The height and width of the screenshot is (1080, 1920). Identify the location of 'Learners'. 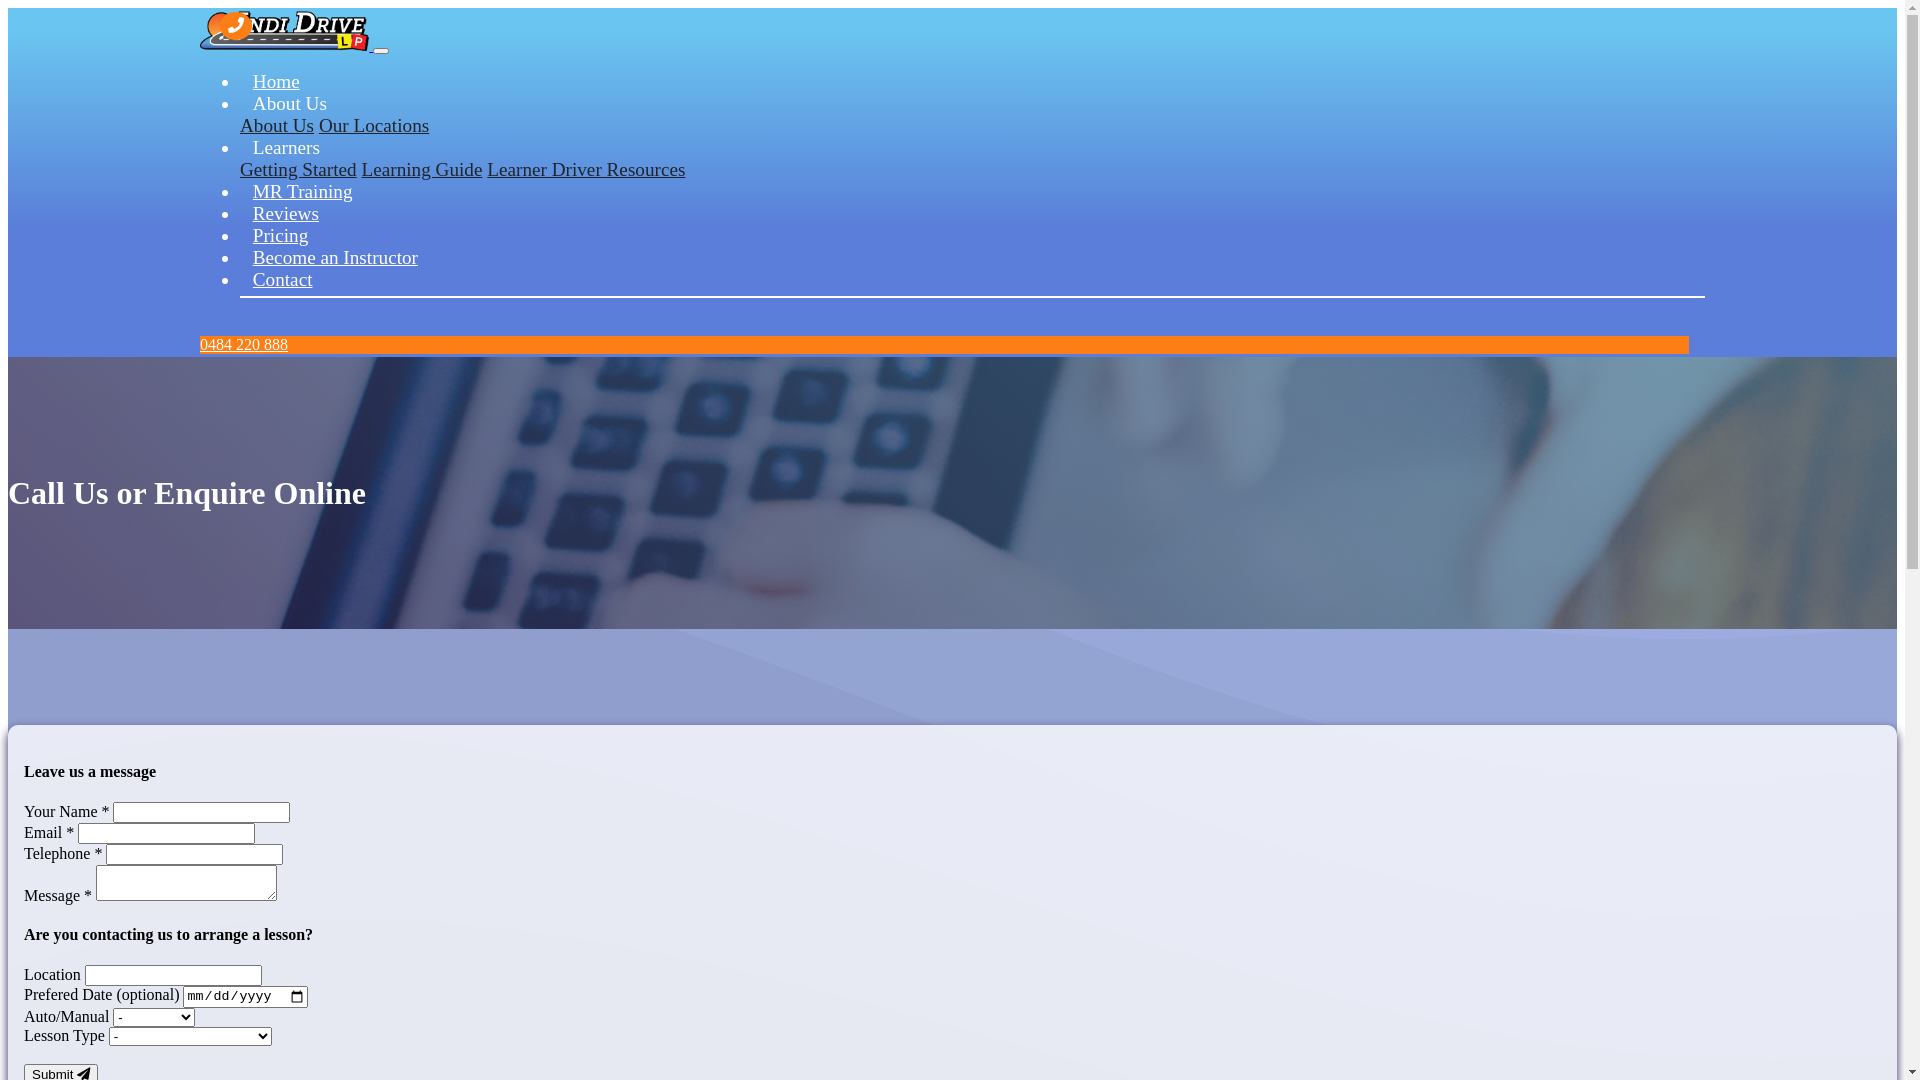
(285, 146).